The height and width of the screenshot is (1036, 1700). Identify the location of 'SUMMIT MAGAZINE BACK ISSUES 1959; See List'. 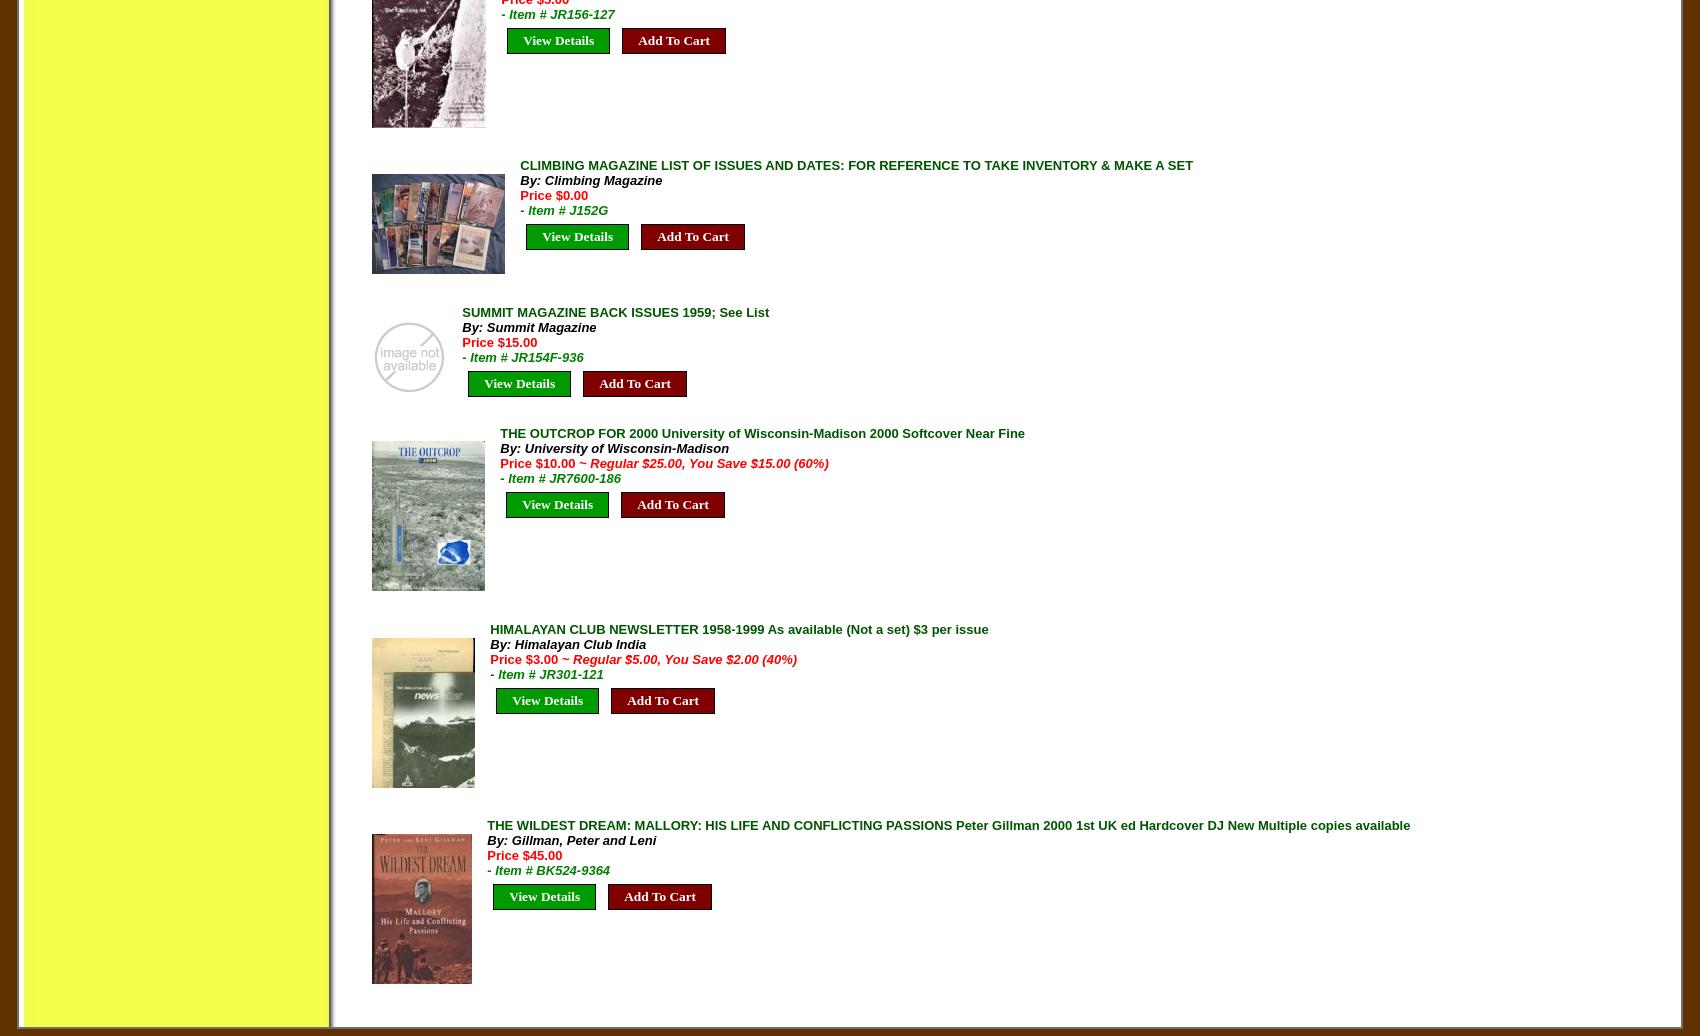
(614, 311).